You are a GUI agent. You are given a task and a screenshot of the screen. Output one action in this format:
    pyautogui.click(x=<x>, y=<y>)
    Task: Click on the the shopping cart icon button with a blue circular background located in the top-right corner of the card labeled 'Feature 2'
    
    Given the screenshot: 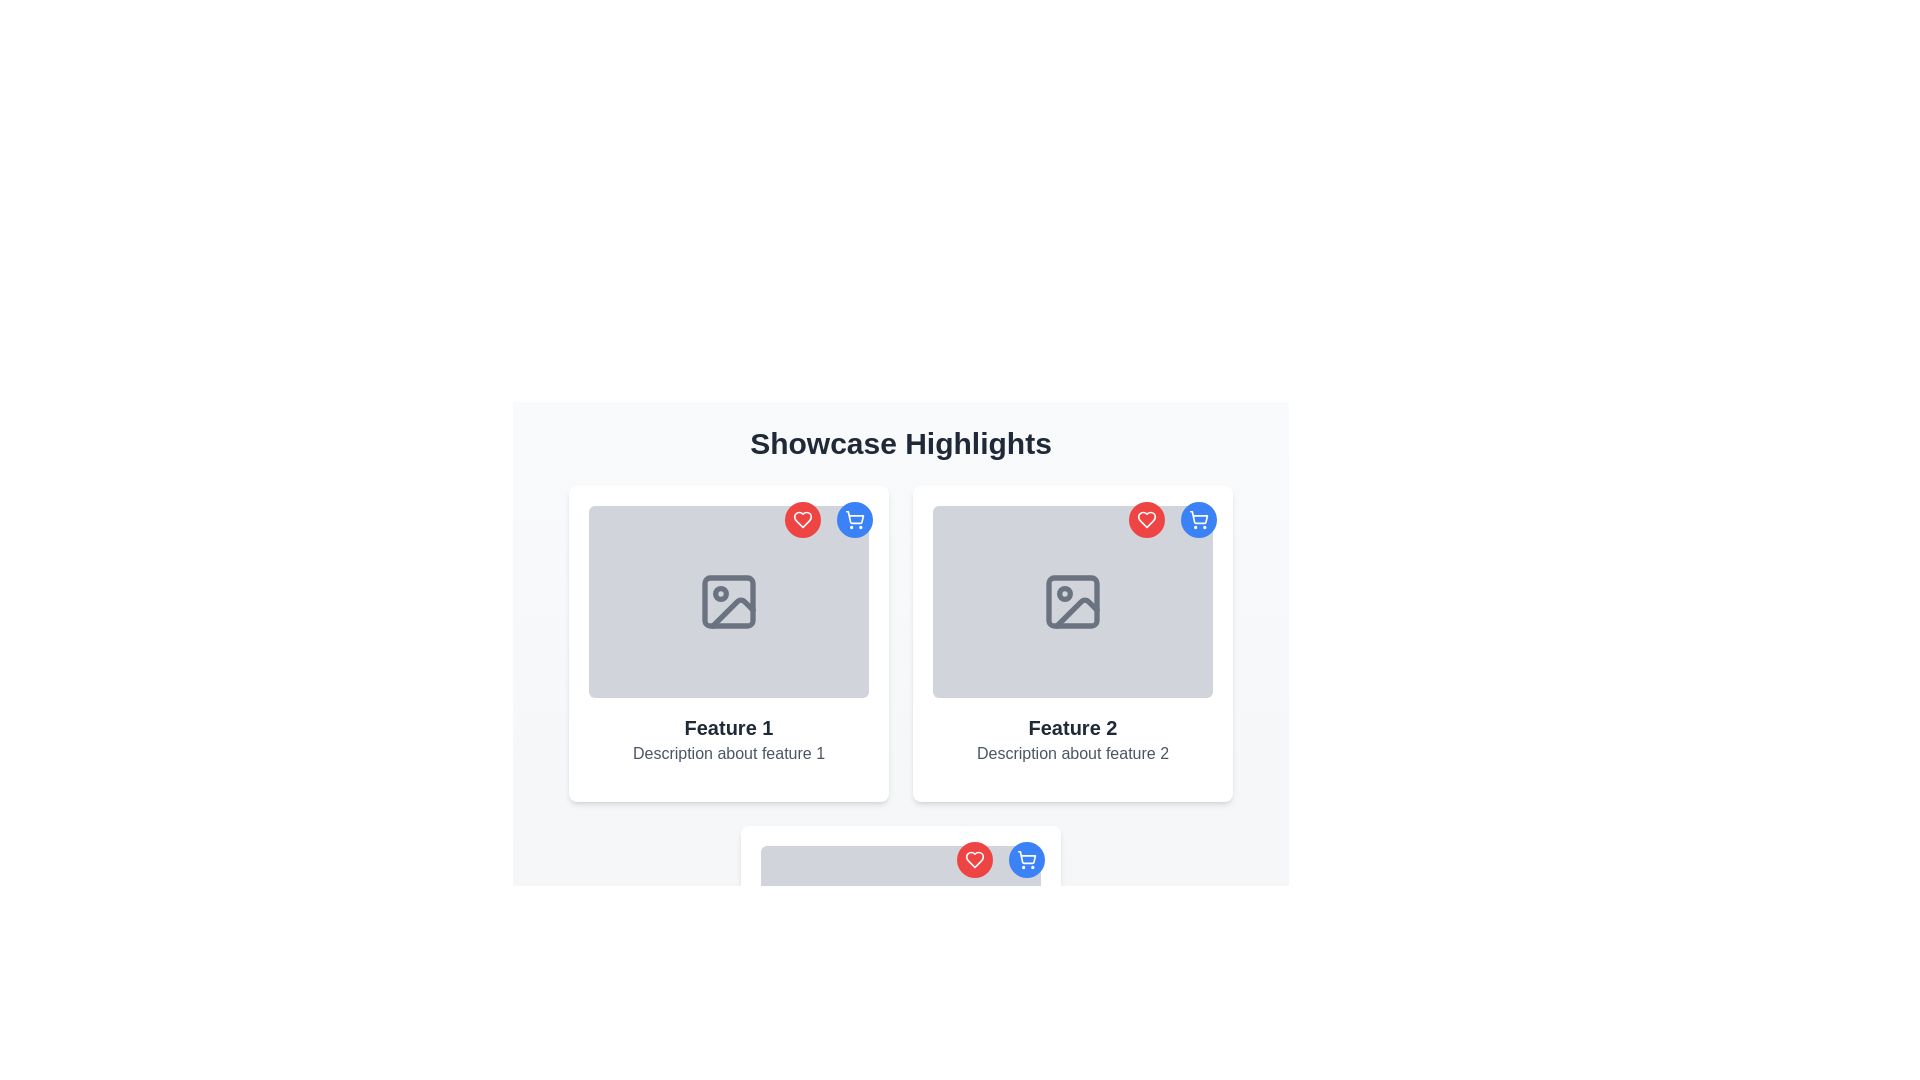 What is the action you would take?
    pyautogui.click(x=1027, y=859)
    